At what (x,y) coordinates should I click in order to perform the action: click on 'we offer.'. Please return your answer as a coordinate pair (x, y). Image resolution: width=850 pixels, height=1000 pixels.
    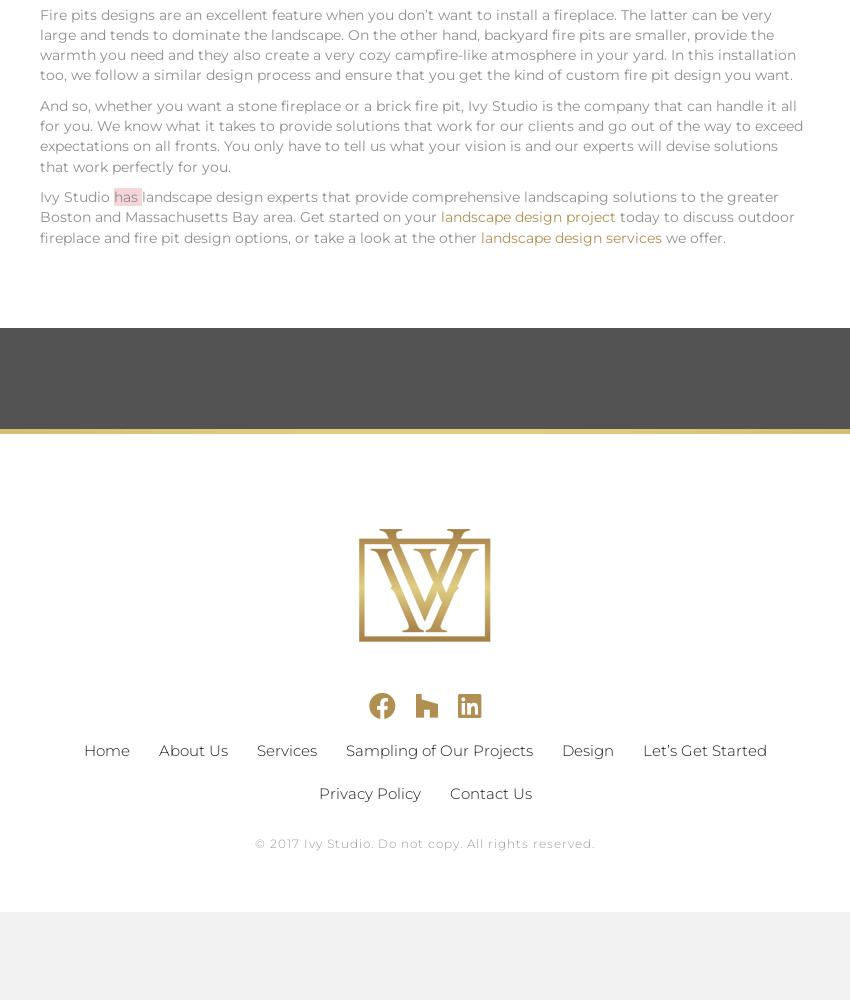
    Looking at the image, I should click on (693, 236).